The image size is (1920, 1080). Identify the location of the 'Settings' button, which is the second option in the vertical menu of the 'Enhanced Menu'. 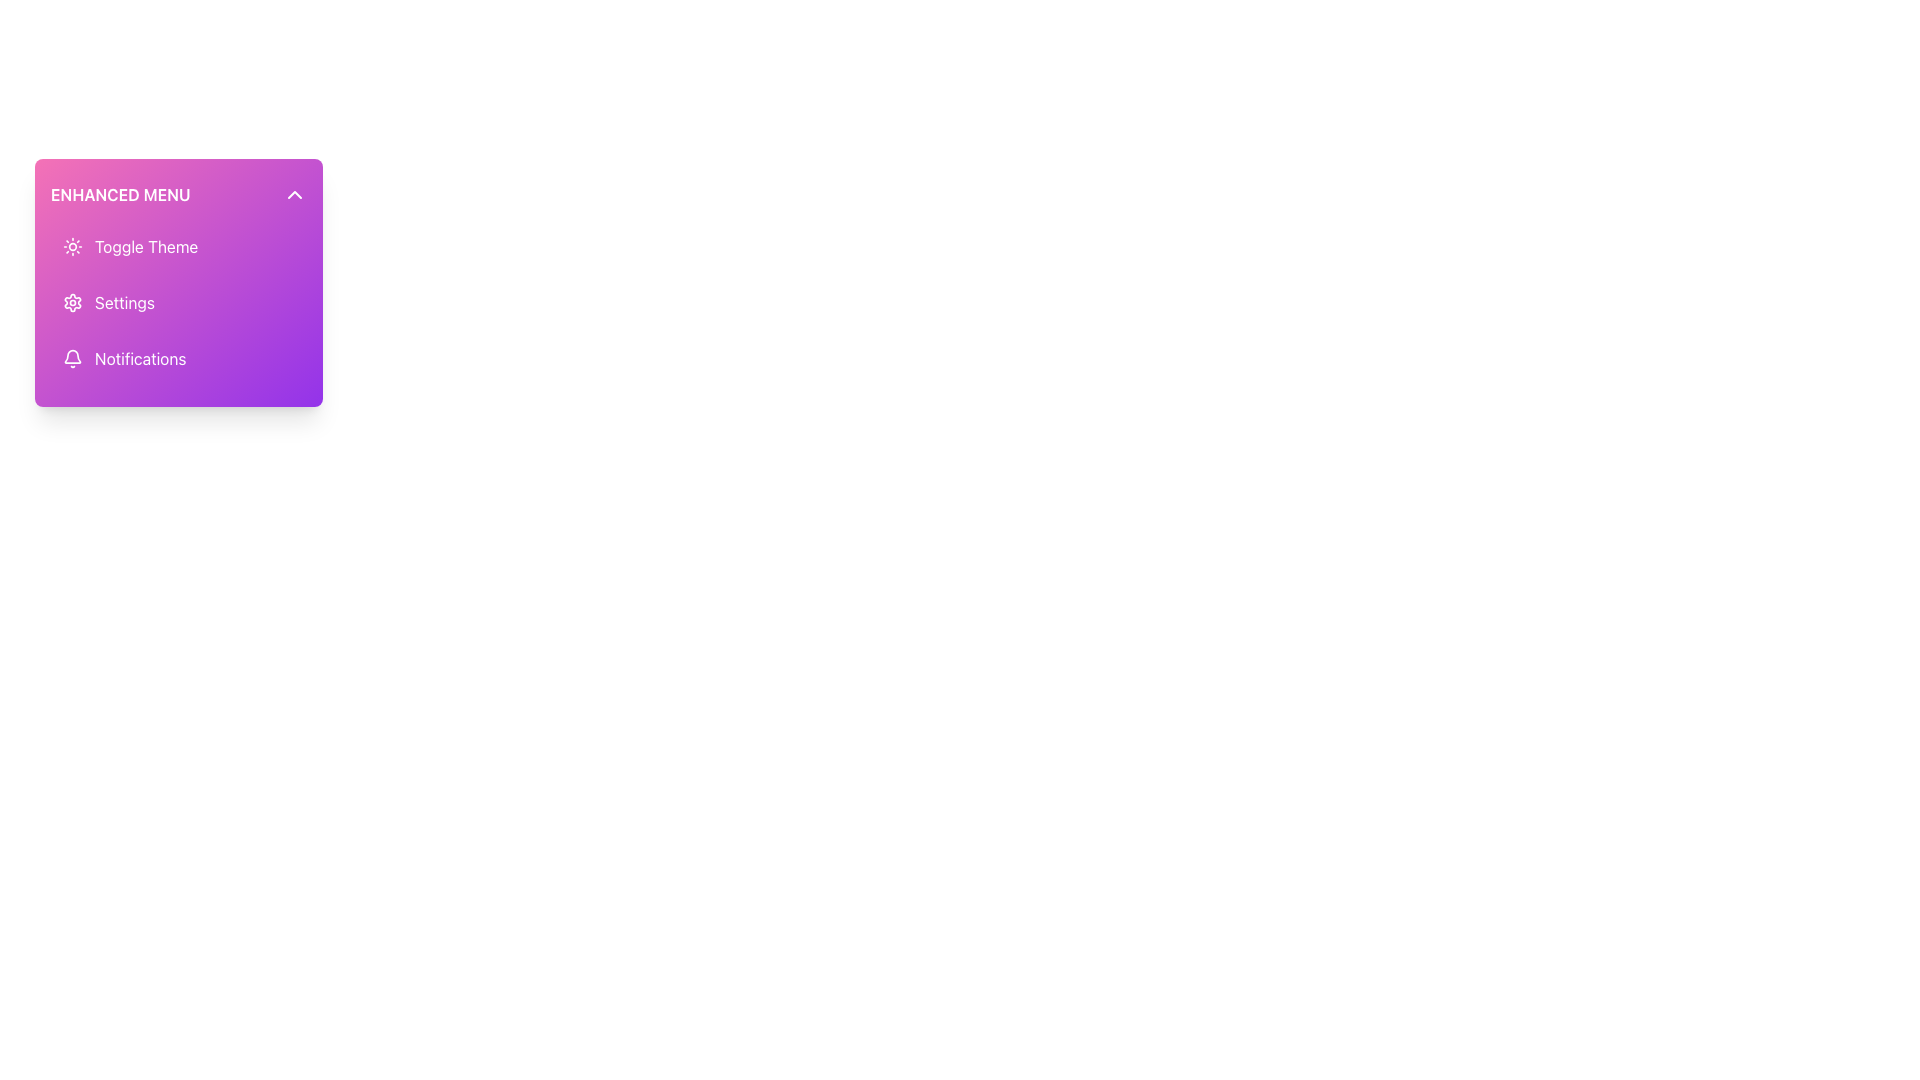
(178, 303).